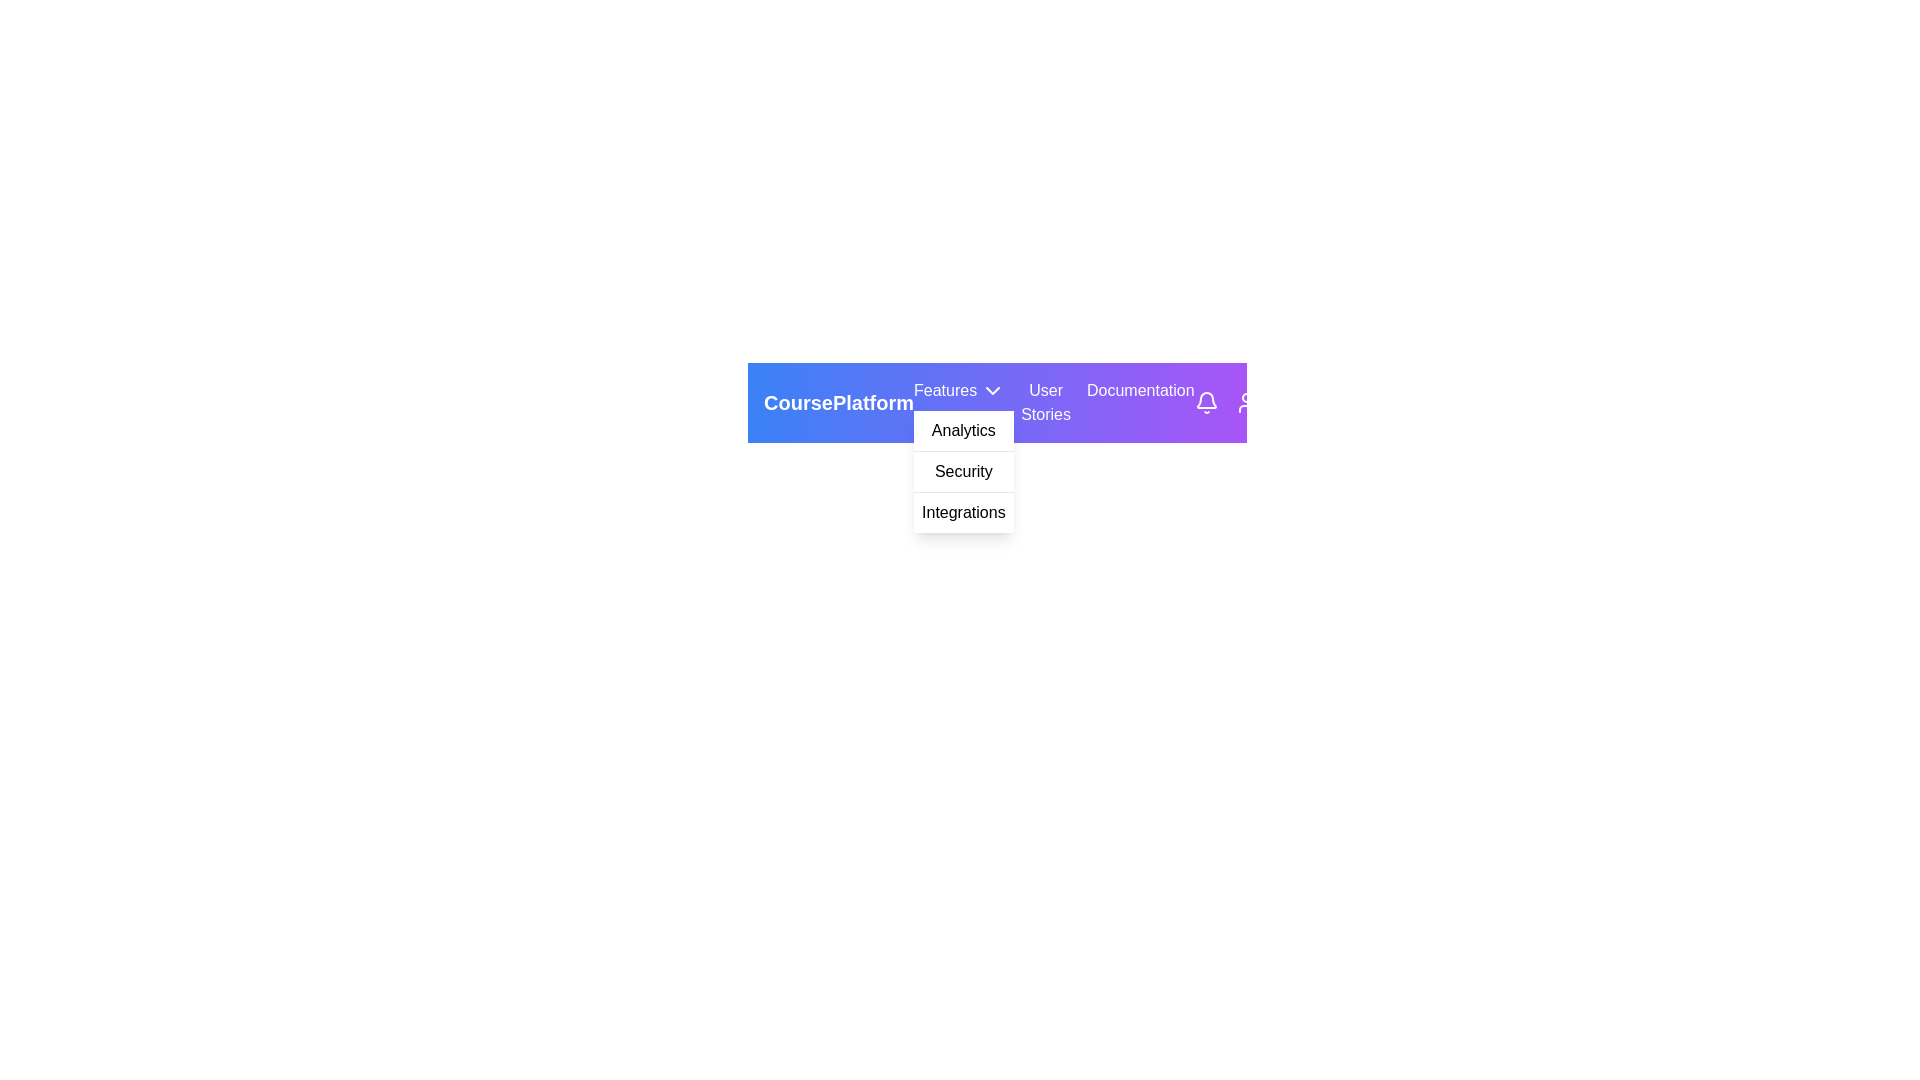  What do you see at coordinates (963, 472) in the screenshot?
I see `the 'Security' text label in the navigation menu` at bounding box center [963, 472].